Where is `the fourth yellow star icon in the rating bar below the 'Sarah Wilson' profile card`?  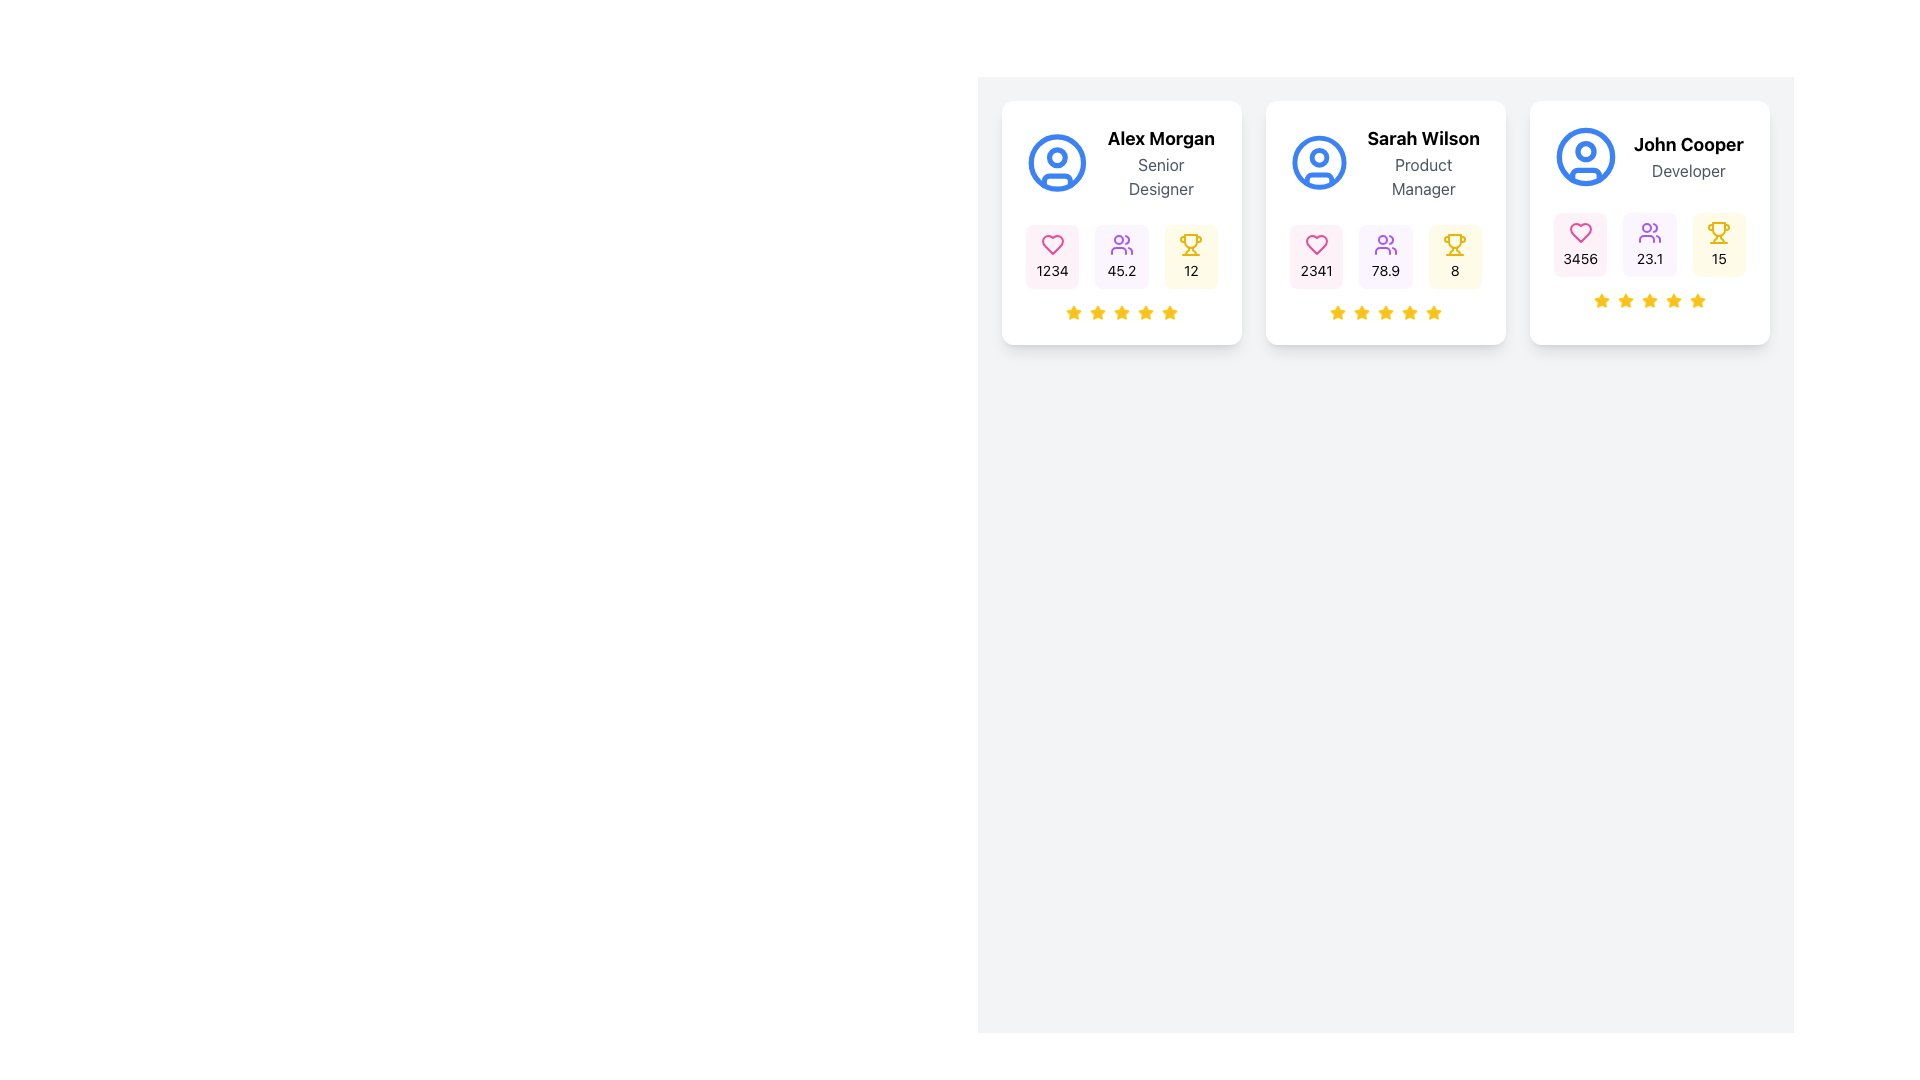
the fourth yellow star icon in the rating bar below the 'Sarah Wilson' profile card is located at coordinates (1384, 312).